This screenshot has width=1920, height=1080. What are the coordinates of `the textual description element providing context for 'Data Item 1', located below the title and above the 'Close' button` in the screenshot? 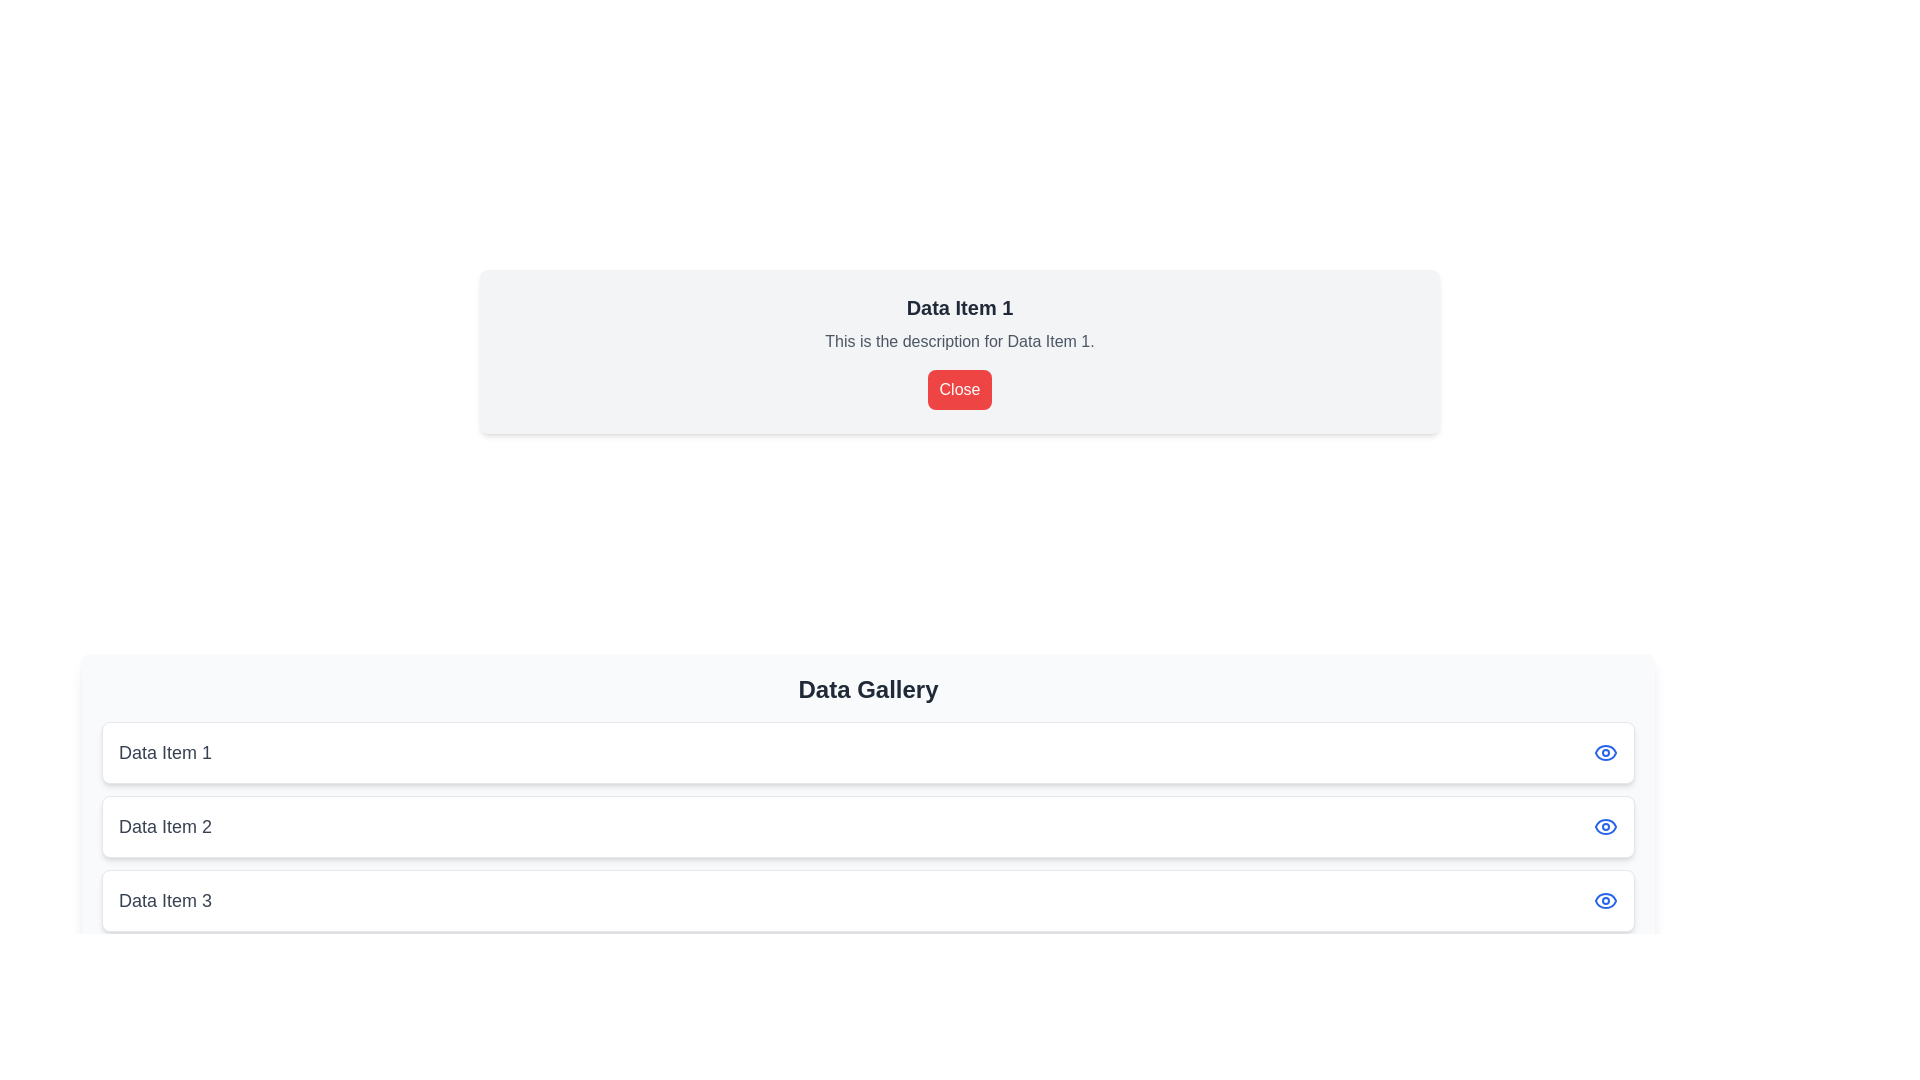 It's located at (960, 341).